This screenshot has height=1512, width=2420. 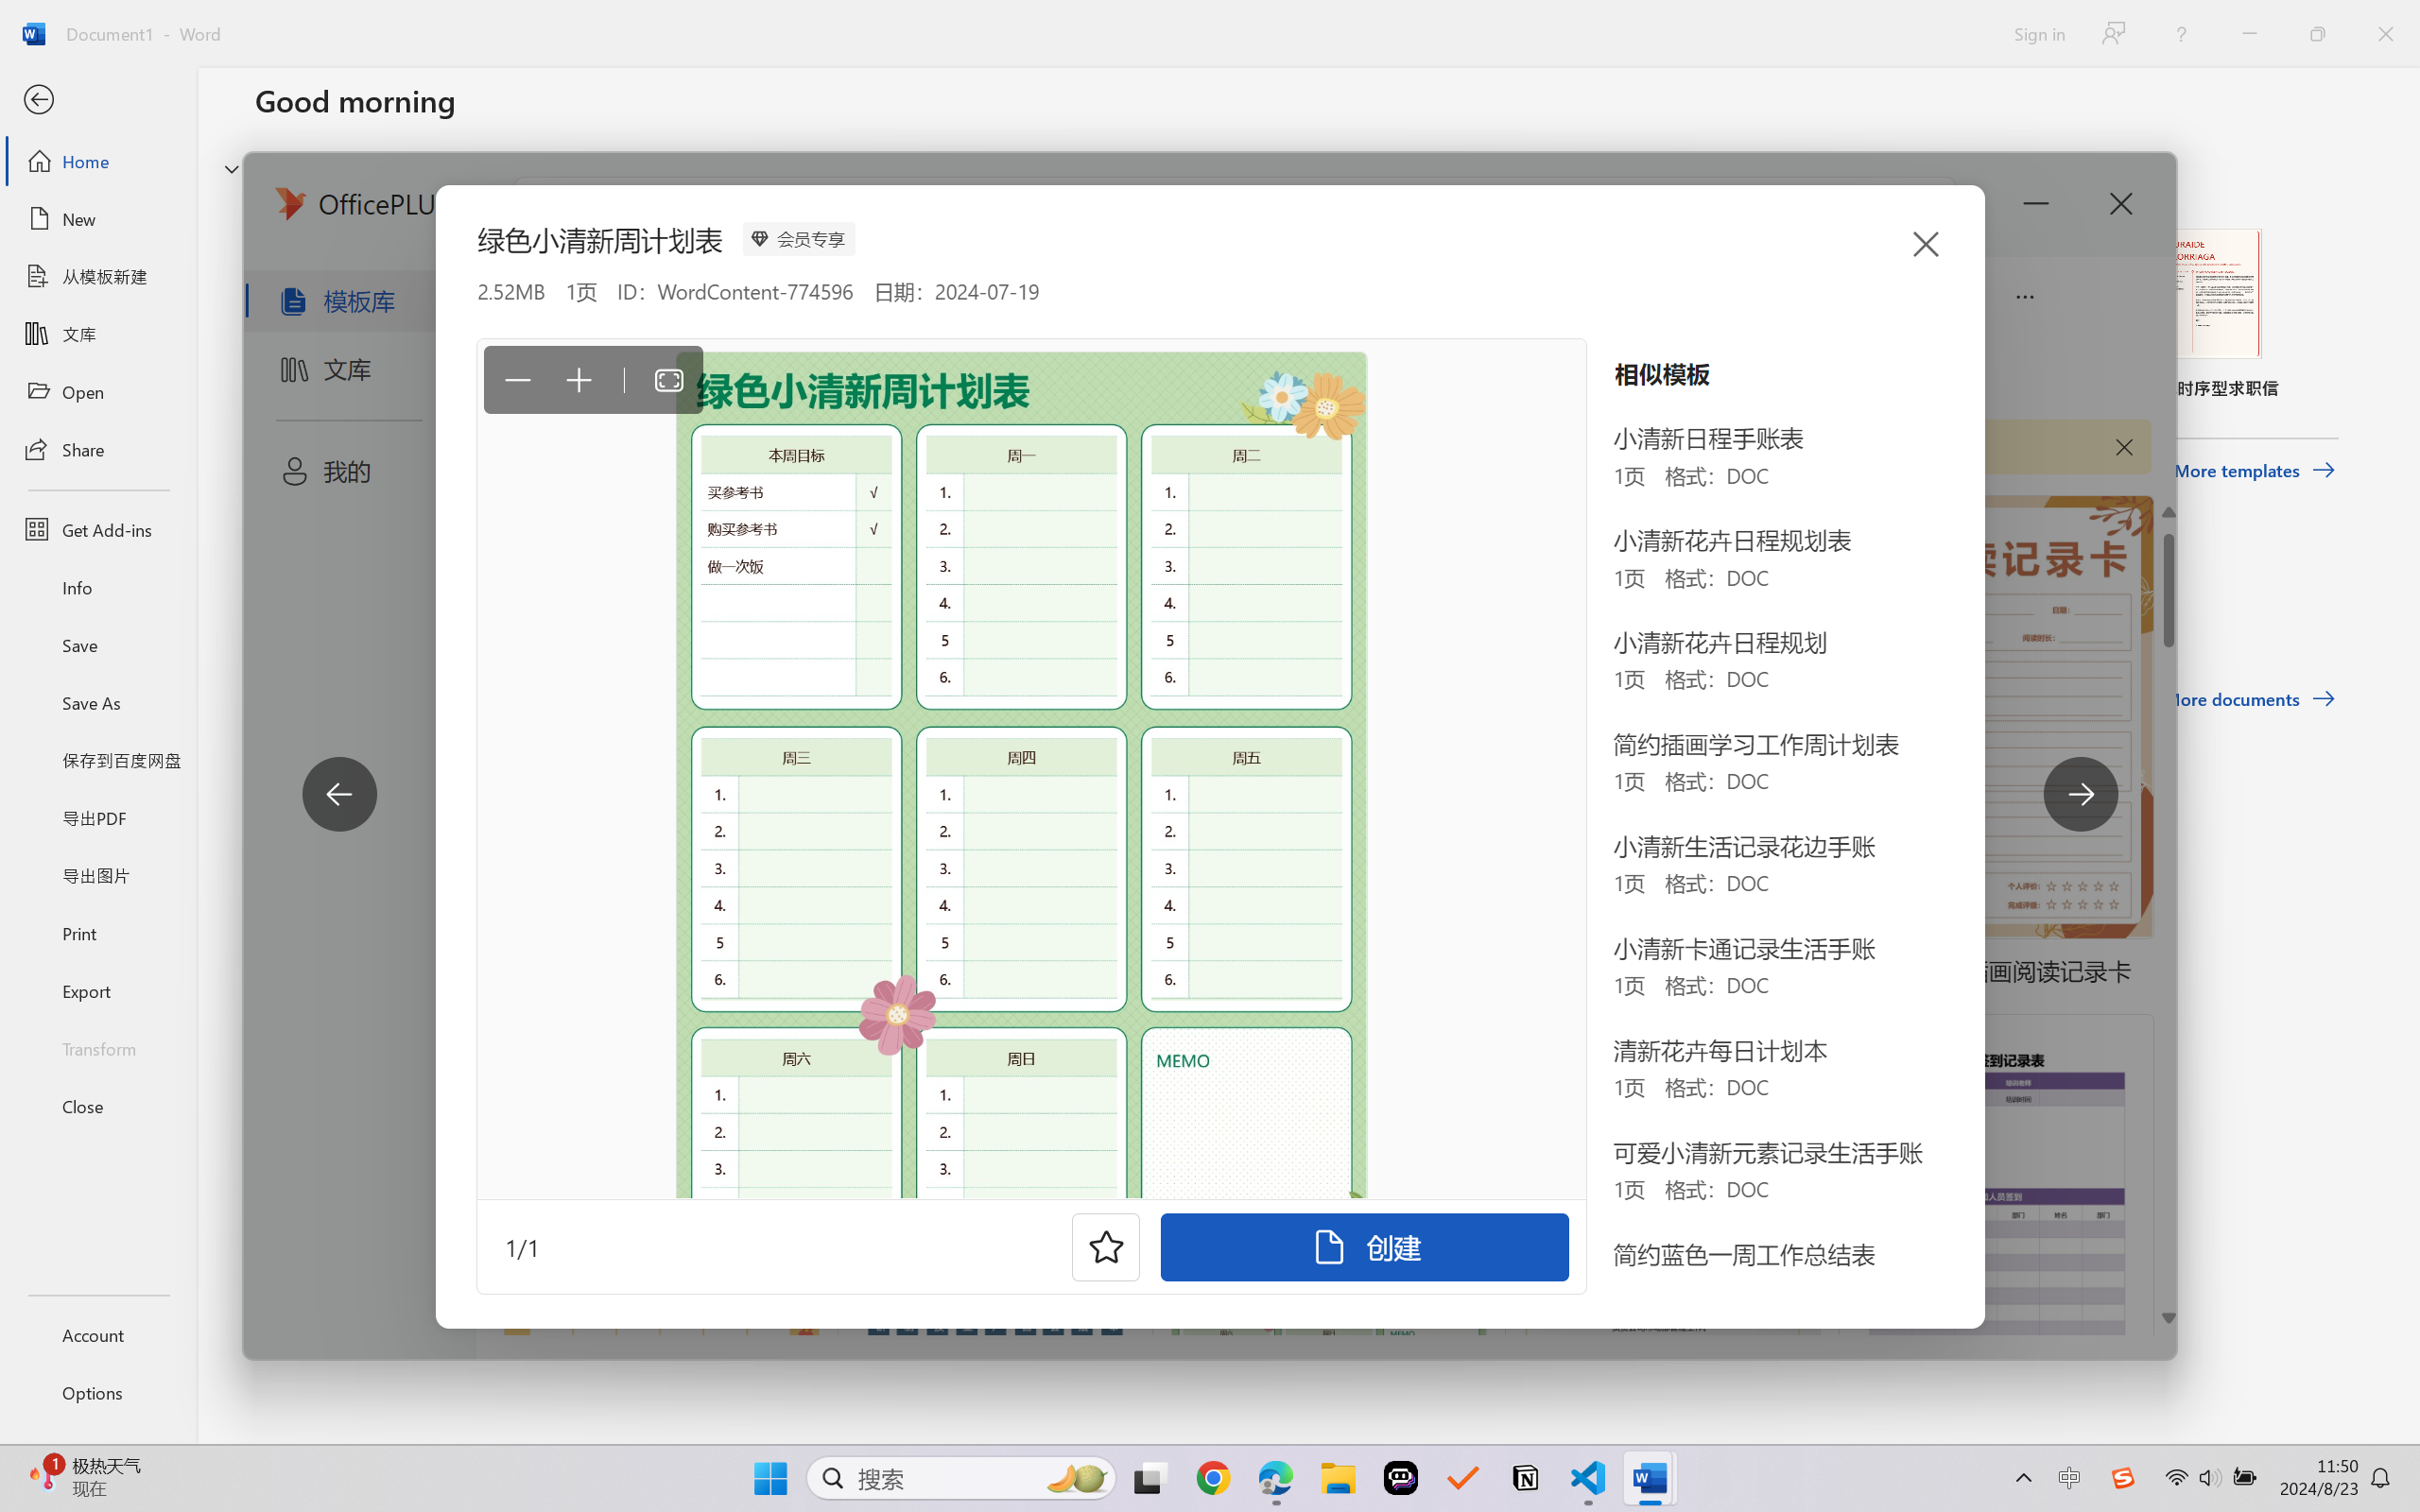 I want to click on 'Sign in', so click(x=2037, y=33).